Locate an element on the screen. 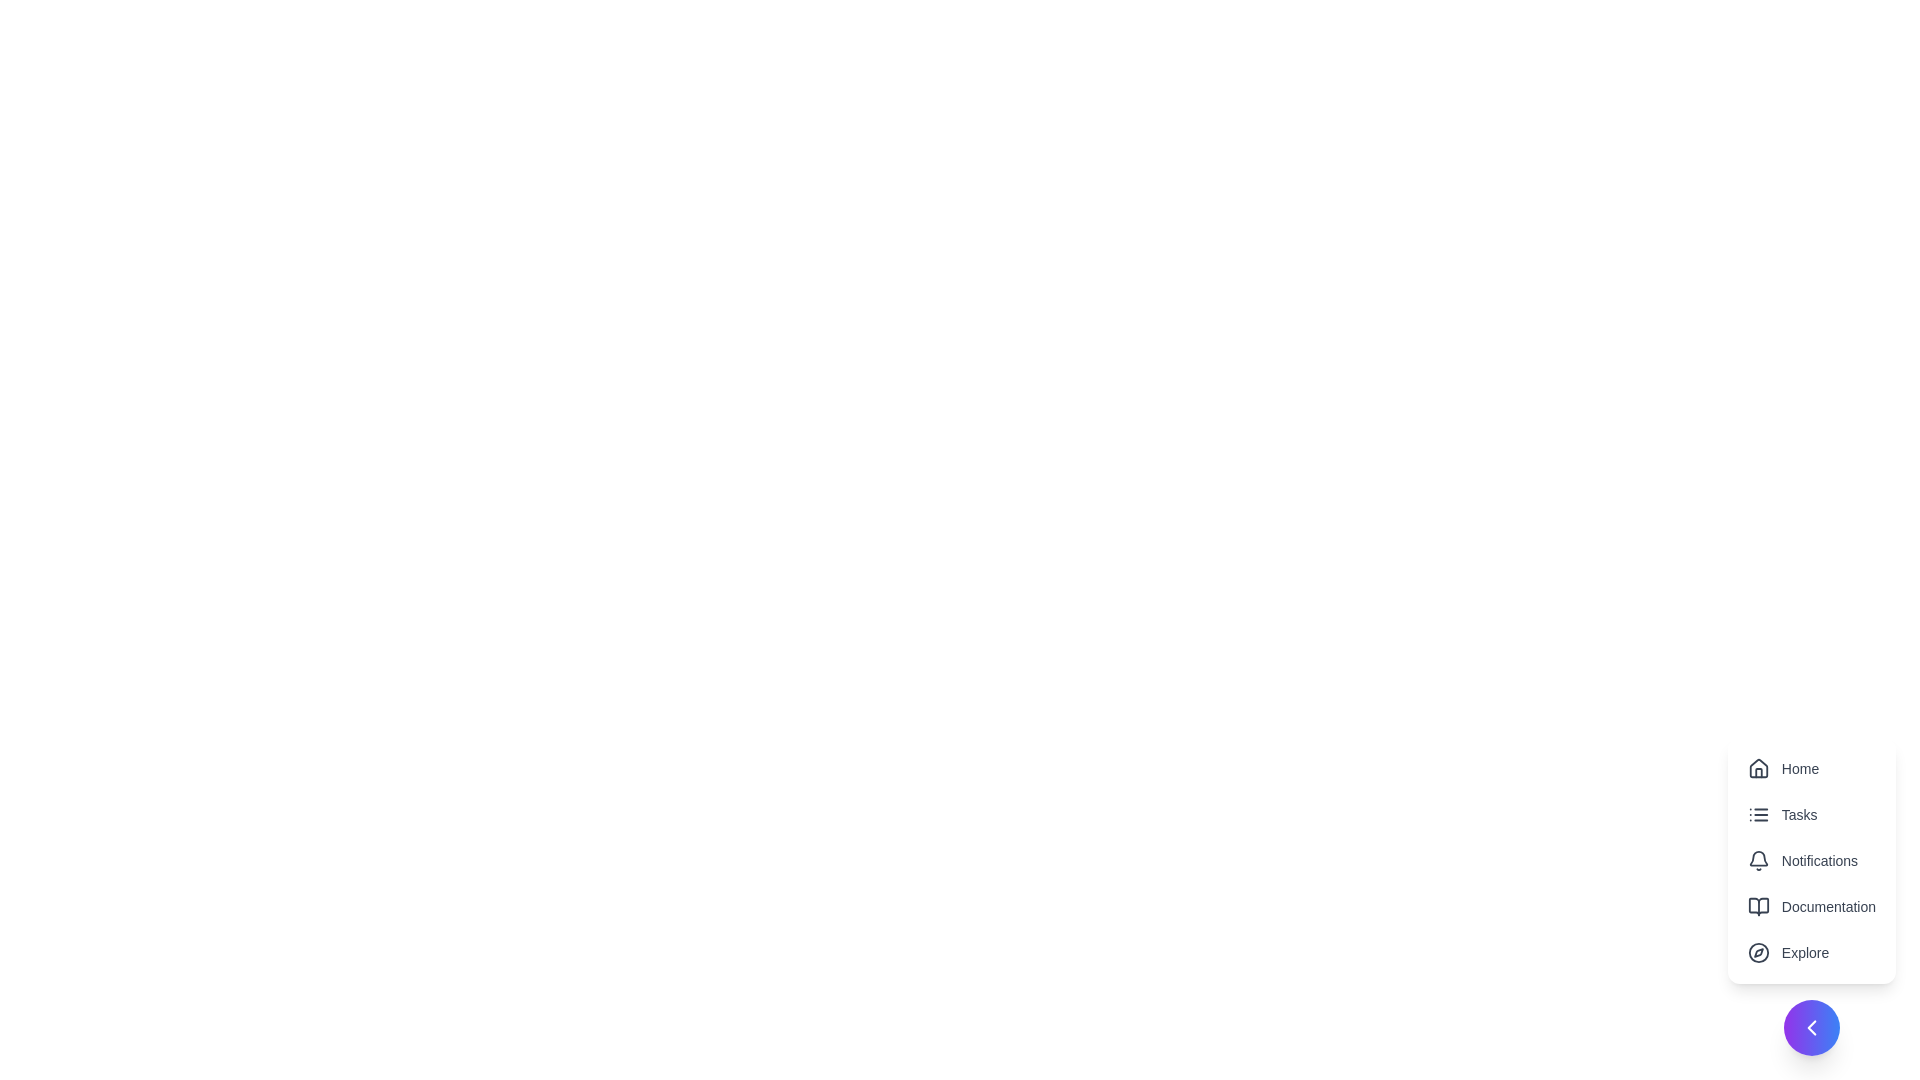  the menu item Explore from the speed dial options is located at coordinates (1811, 951).